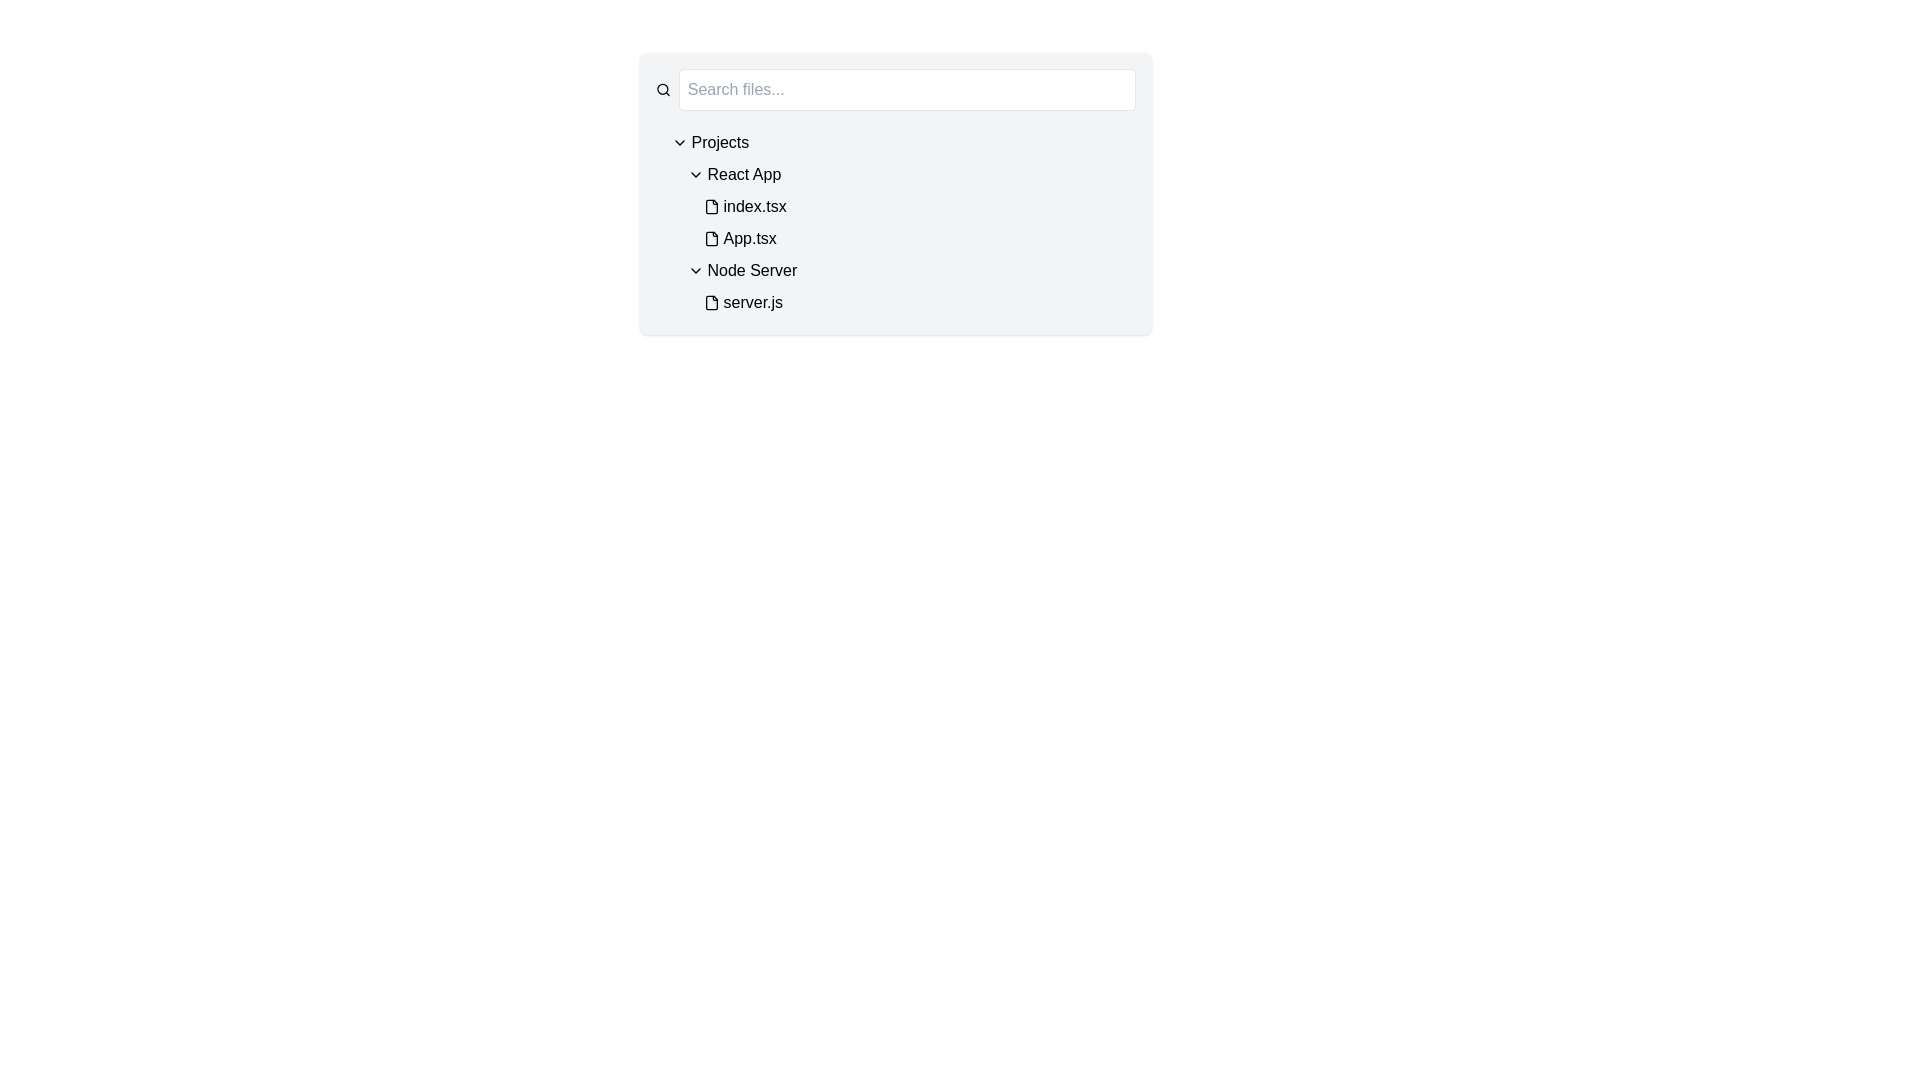  What do you see at coordinates (749, 238) in the screenshot?
I see `the text element displaying 'App.tsx' in a file list under the 'React App' folder` at bounding box center [749, 238].